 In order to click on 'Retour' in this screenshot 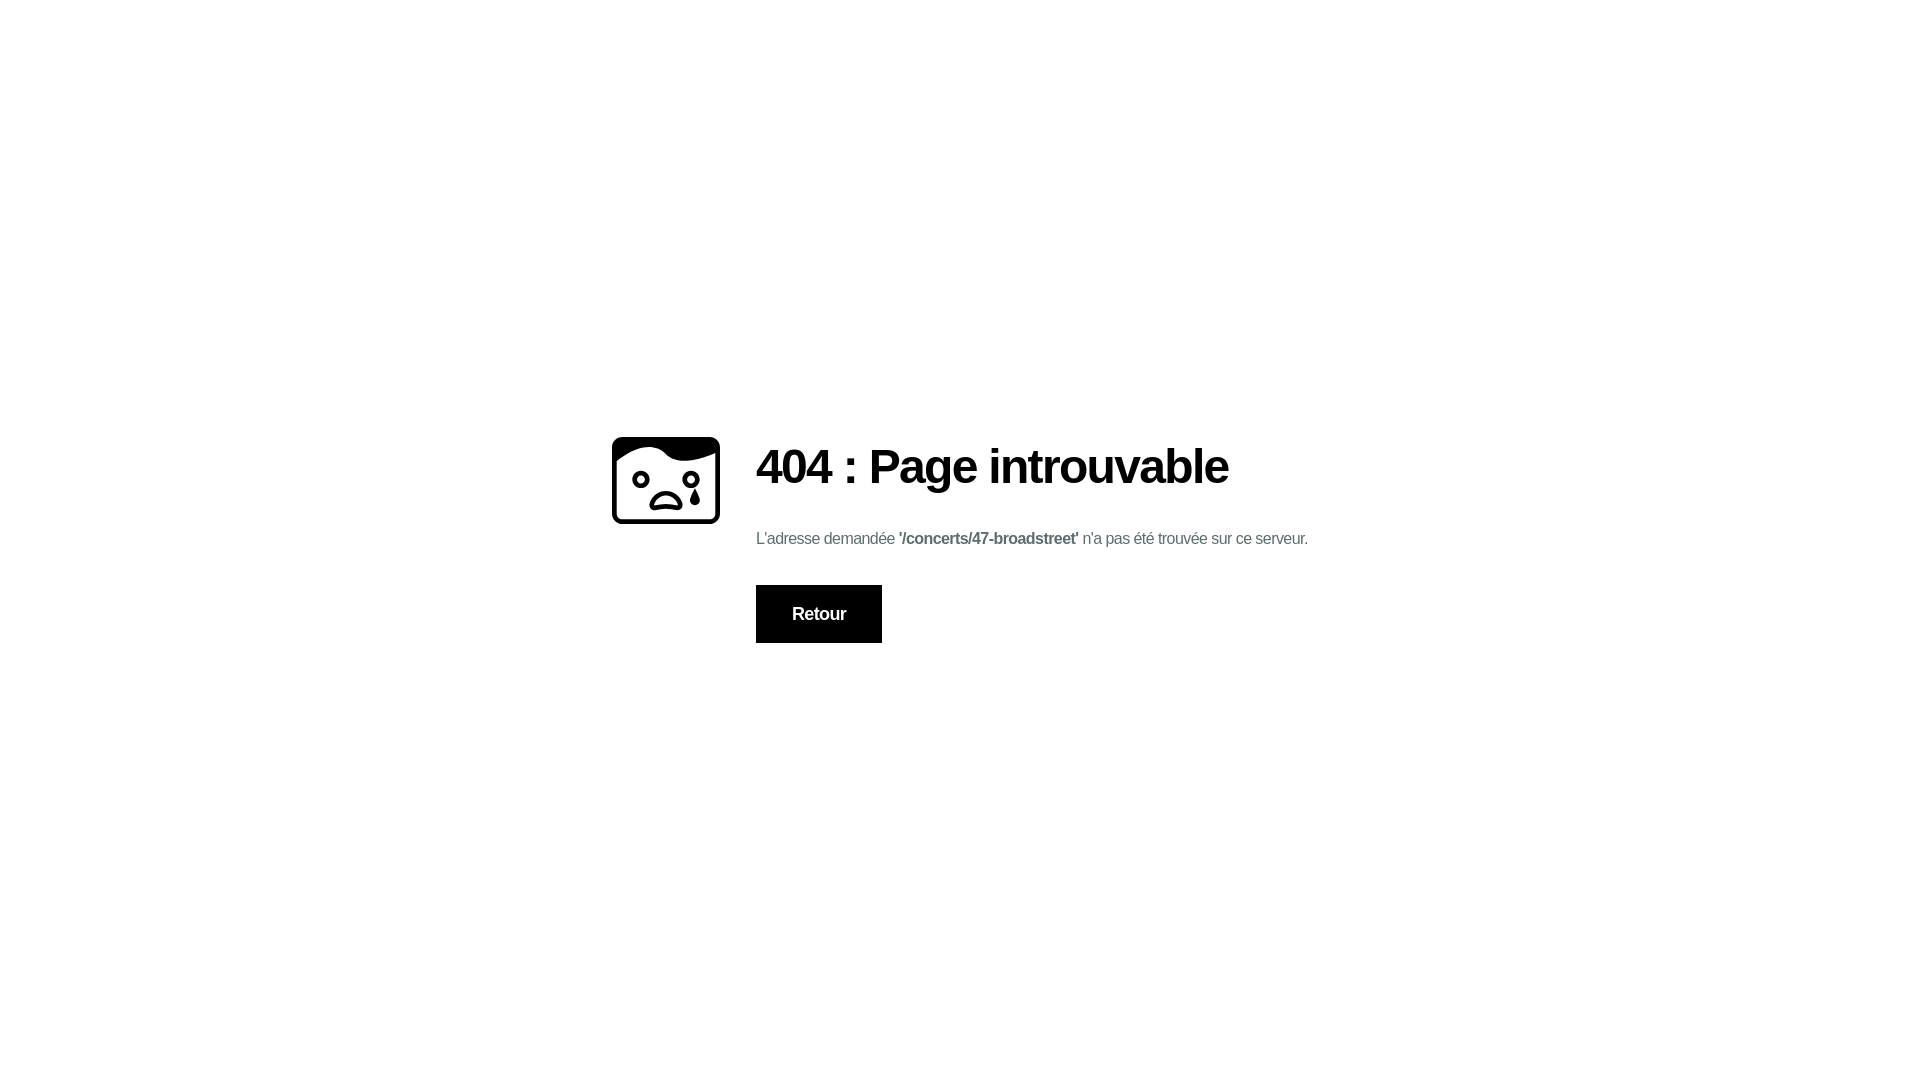, I will do `click(819, 613)`.